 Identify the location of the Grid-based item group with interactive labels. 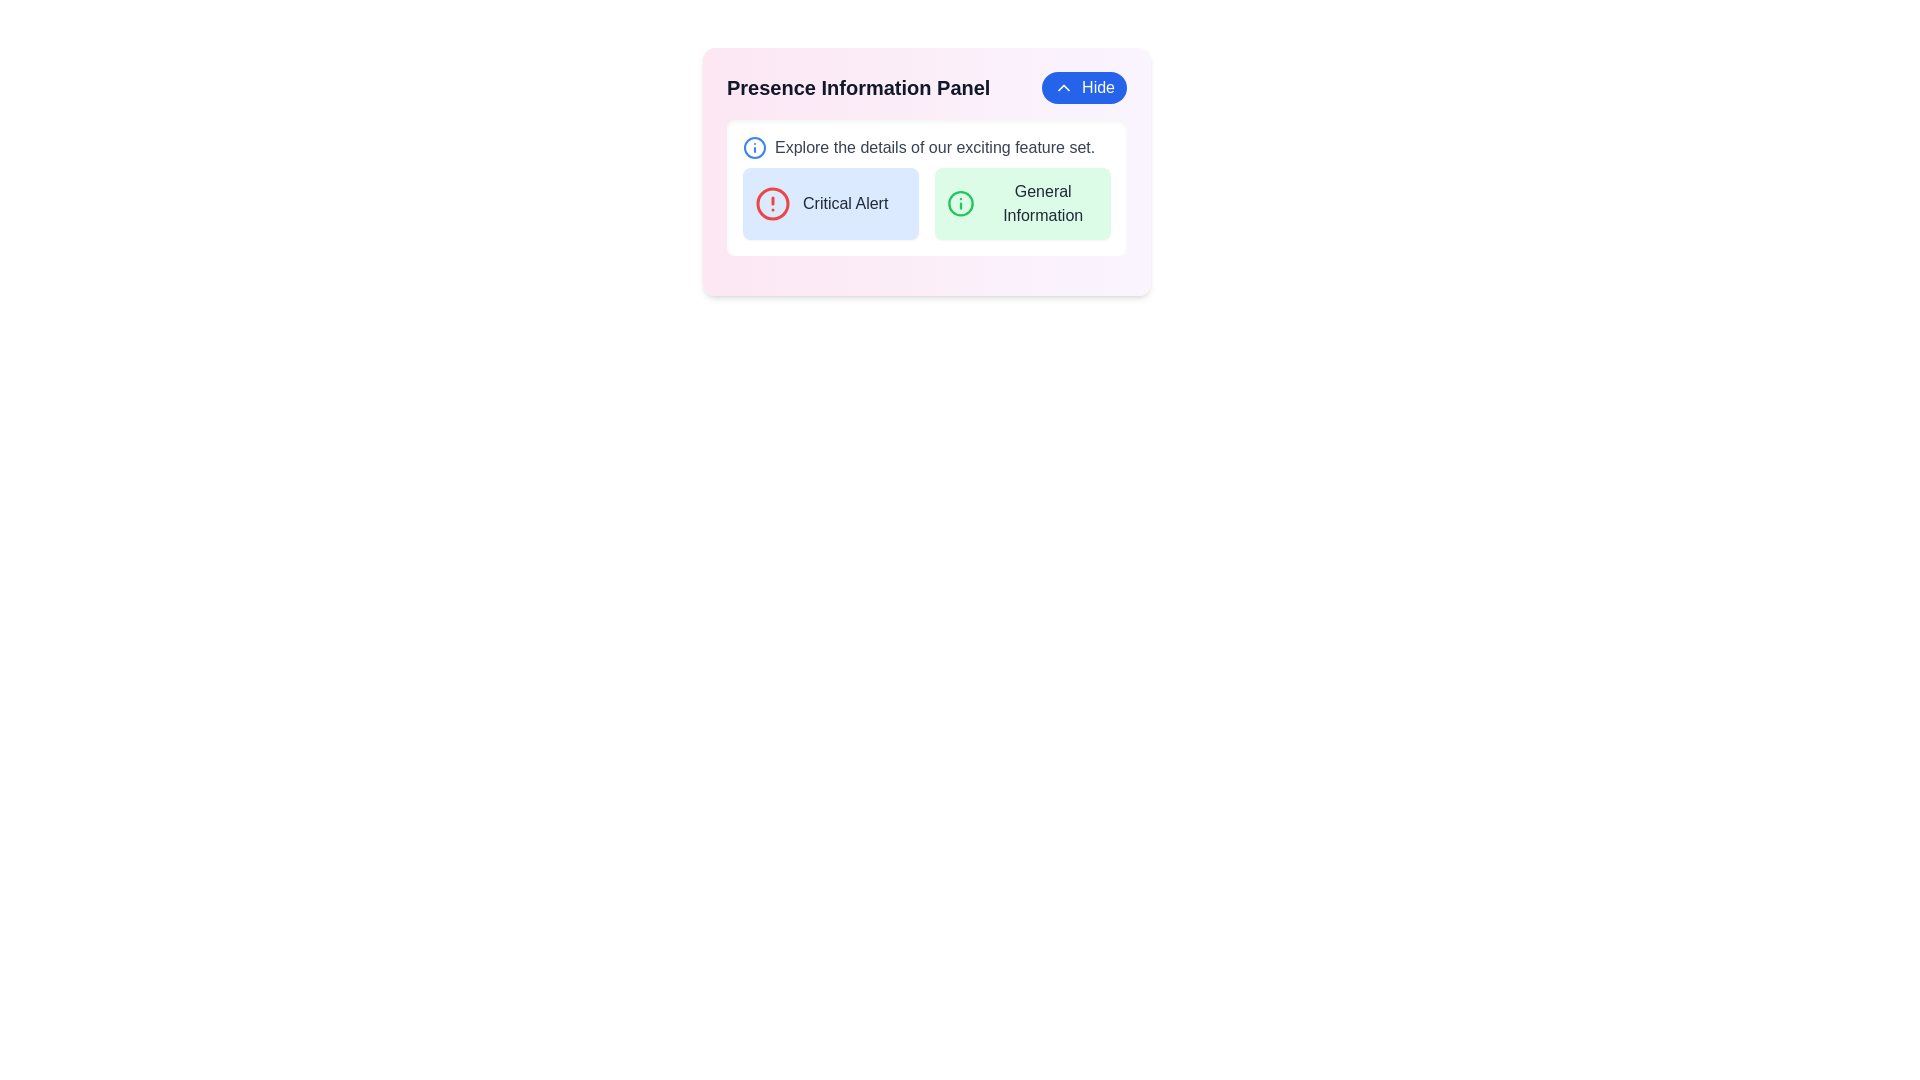
(925, 204).